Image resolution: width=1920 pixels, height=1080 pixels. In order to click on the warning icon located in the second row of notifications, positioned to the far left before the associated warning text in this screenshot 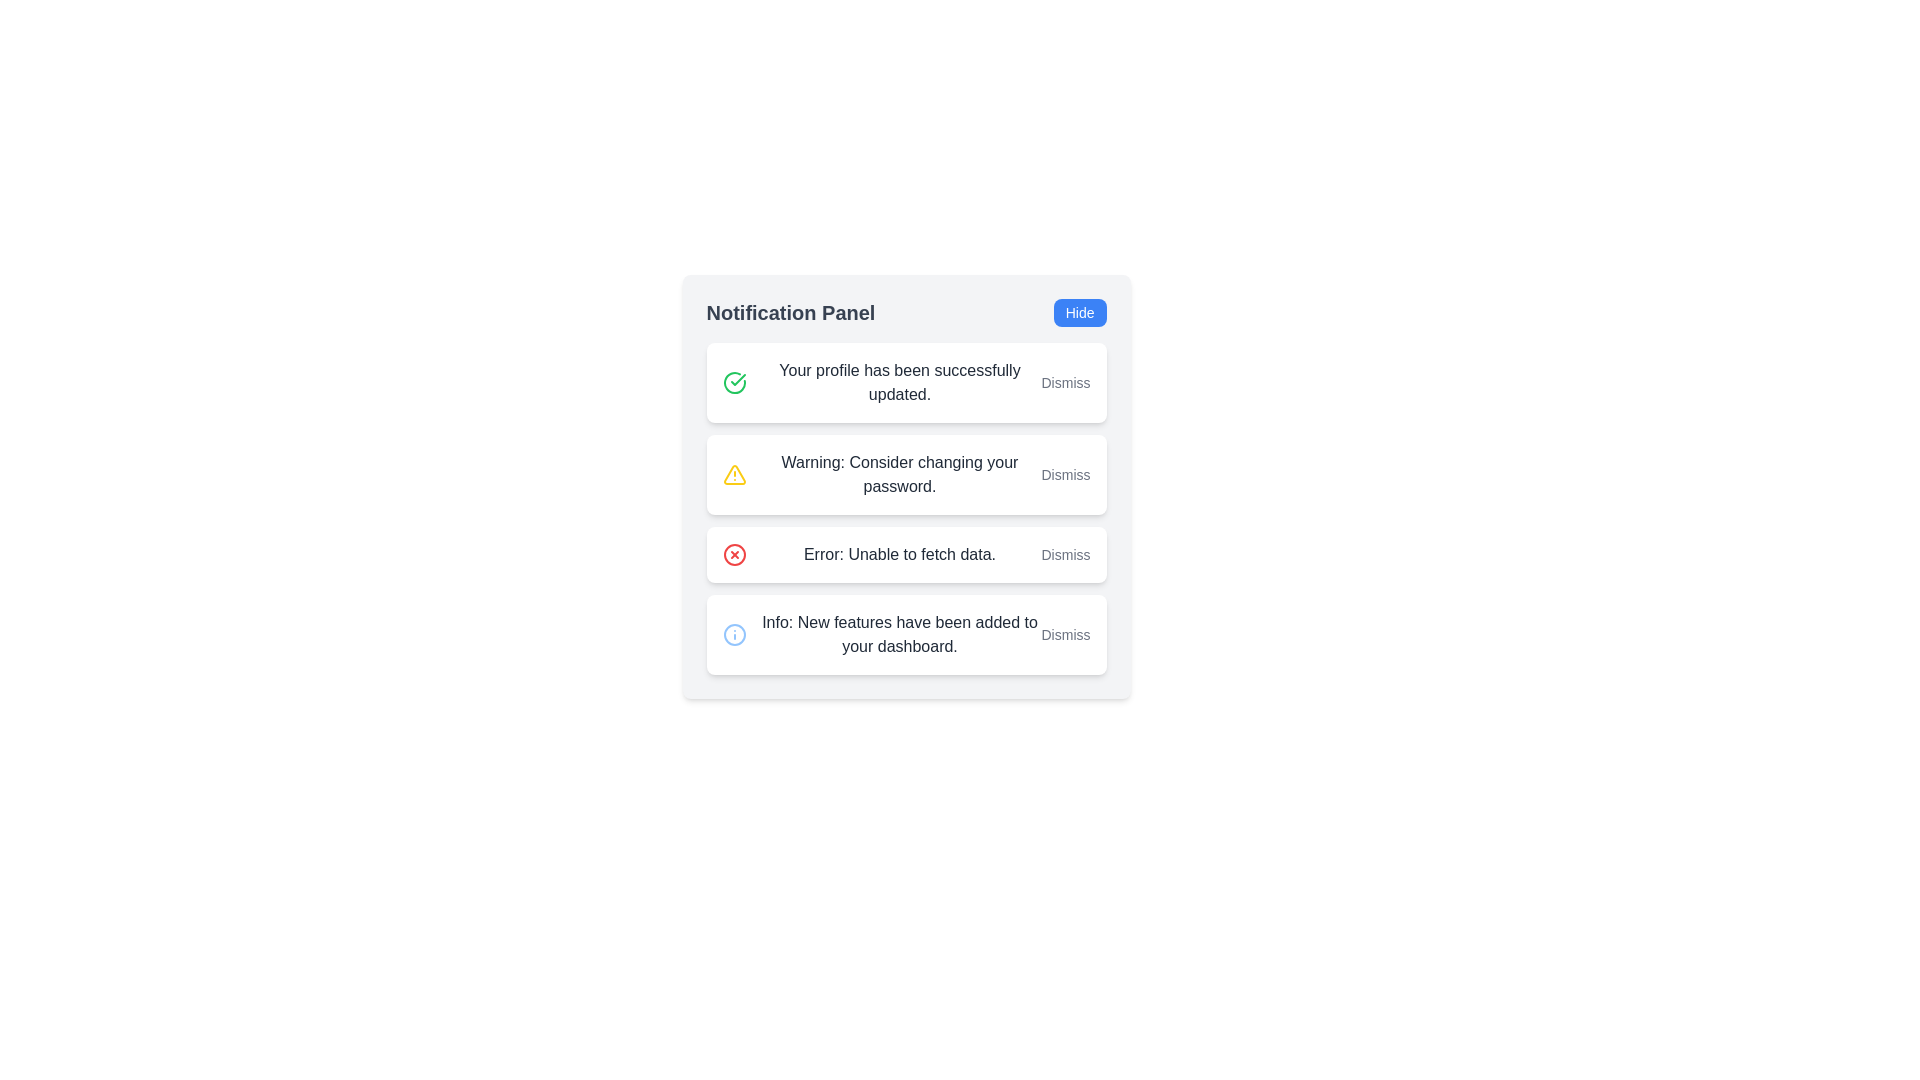, I will do `click(733, 474)`.